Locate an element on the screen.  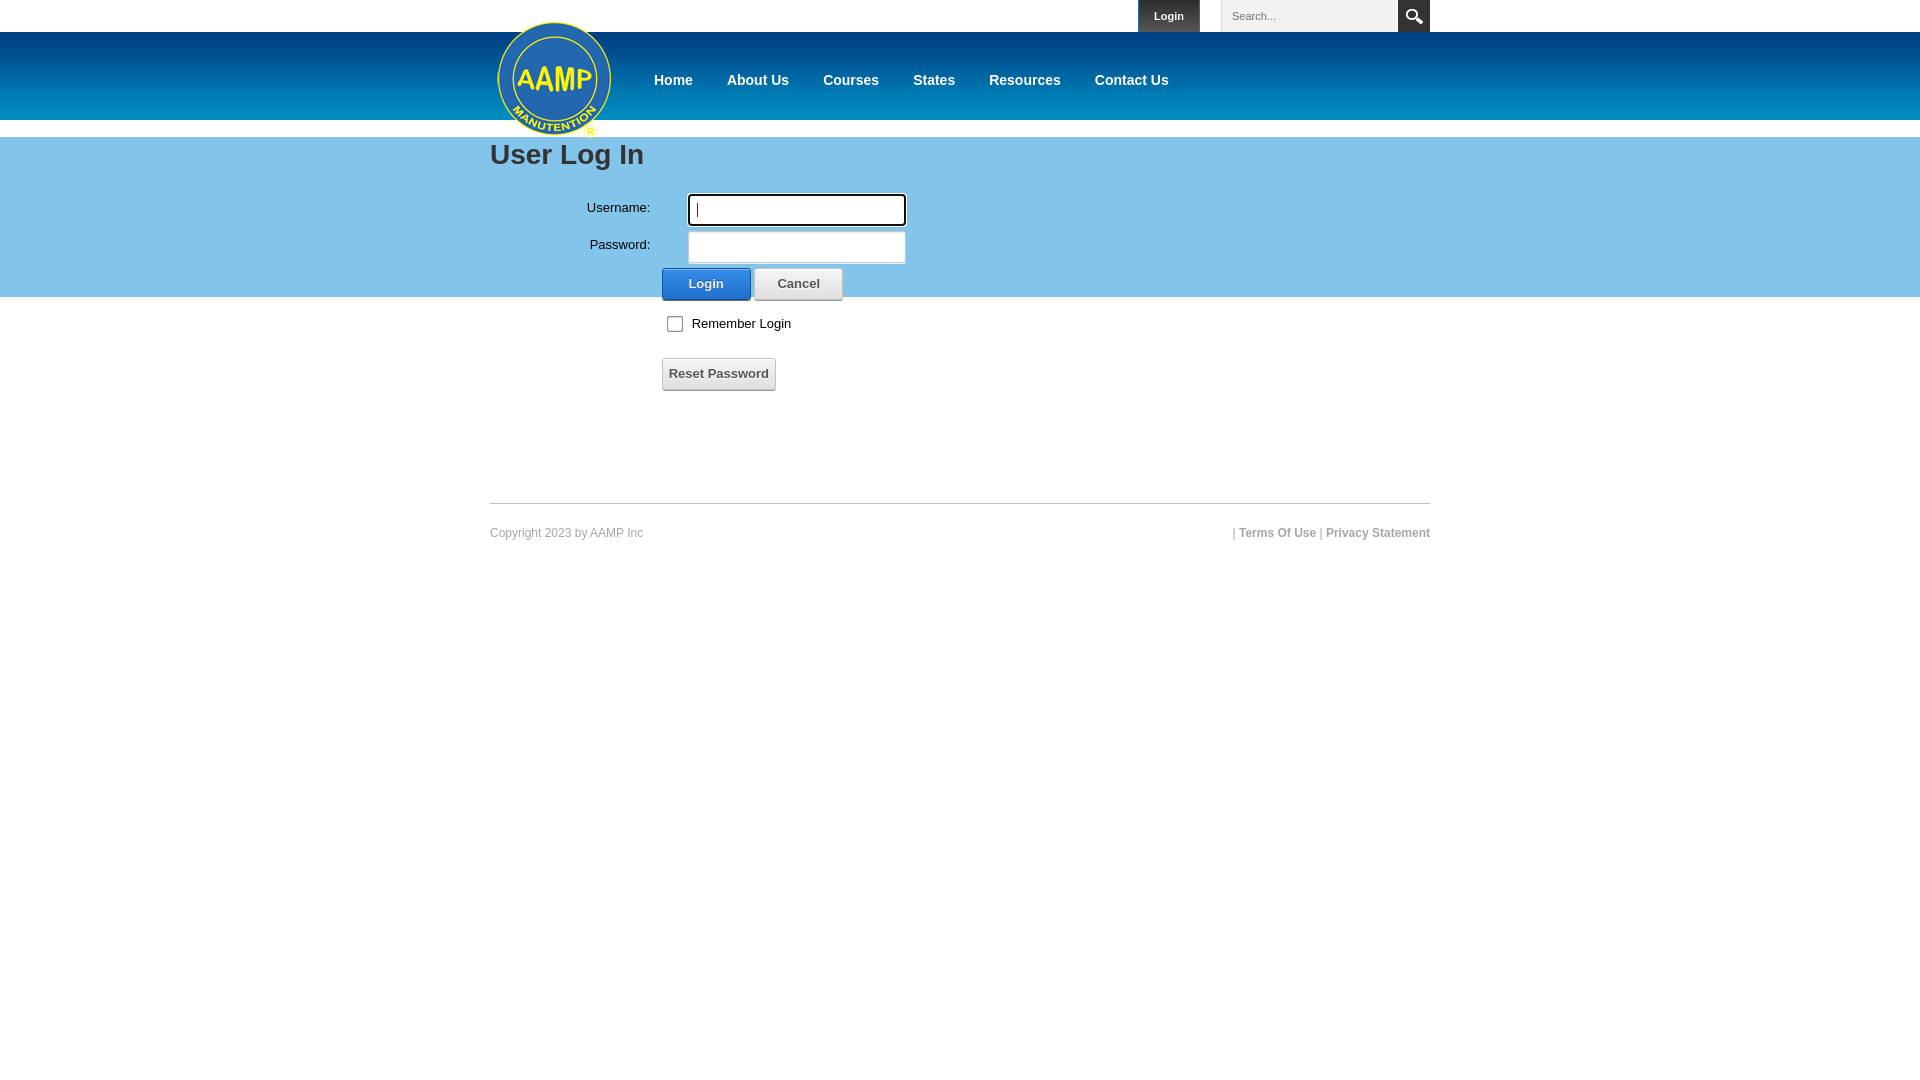
'Contact Us' is located at coordinates (1132, 79).